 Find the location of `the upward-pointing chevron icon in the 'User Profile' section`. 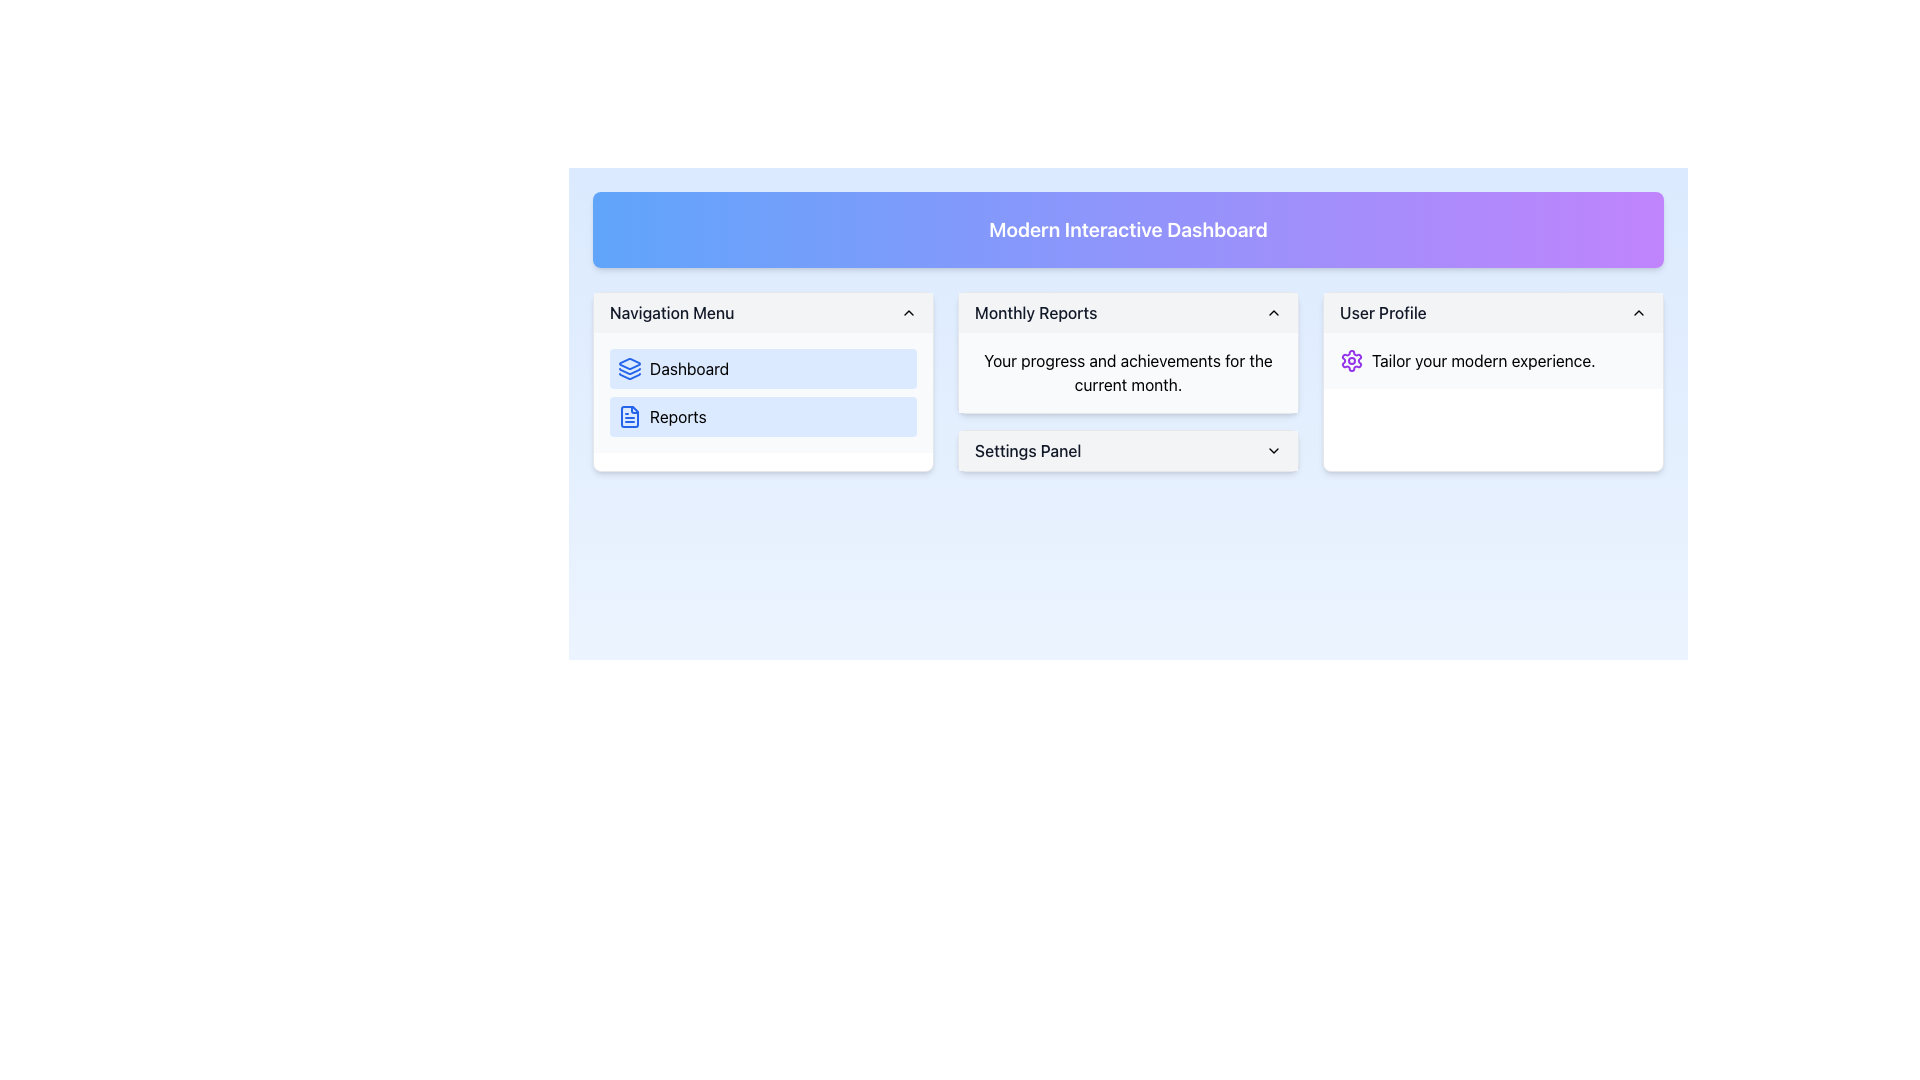

the upward-pointing chevron icon in the 'User Profile' section is located at coordinates (1638, 312).